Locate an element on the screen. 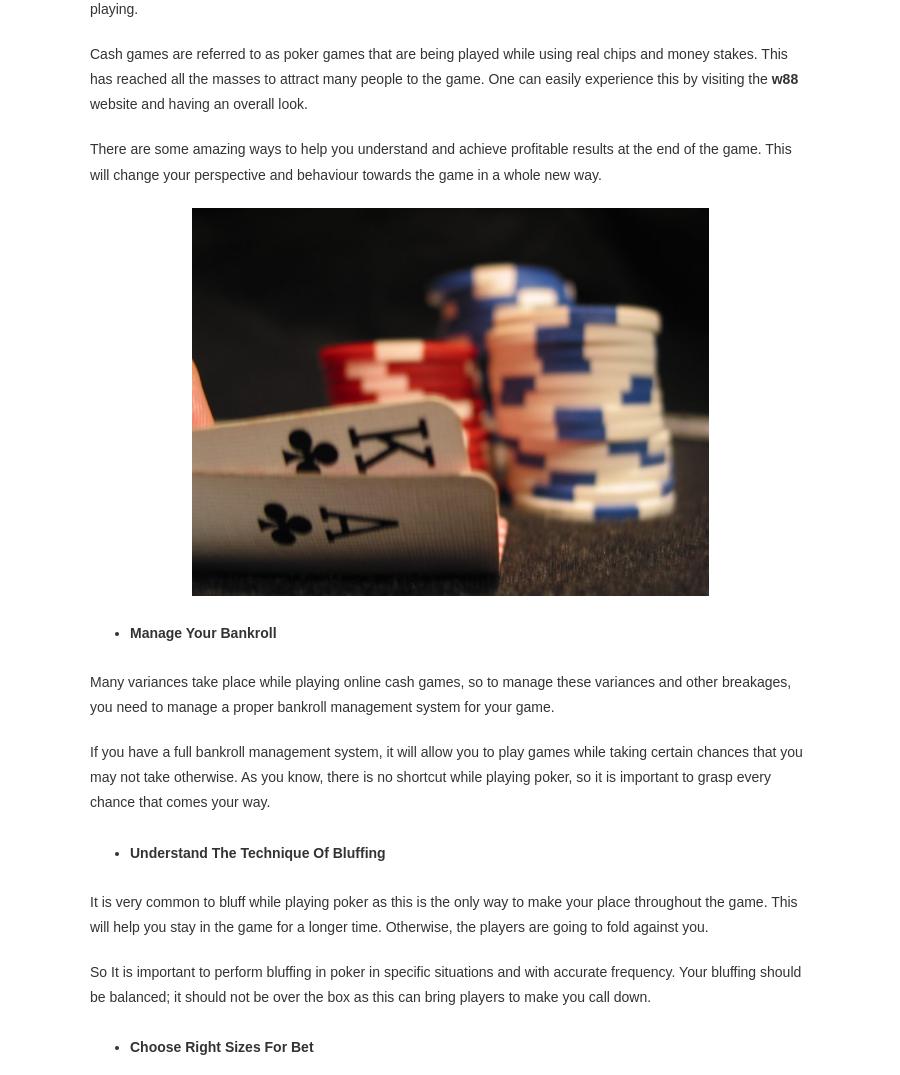 The image size is (900, 1075). 'If you have a full bankroll management system, it will allow you to play games while taking certain chances that you may not take otherwise. As you know, there is no shortcut while playing poker, so it is important to grasp every chance that comes your way.' is located at coordinates (446, 775).